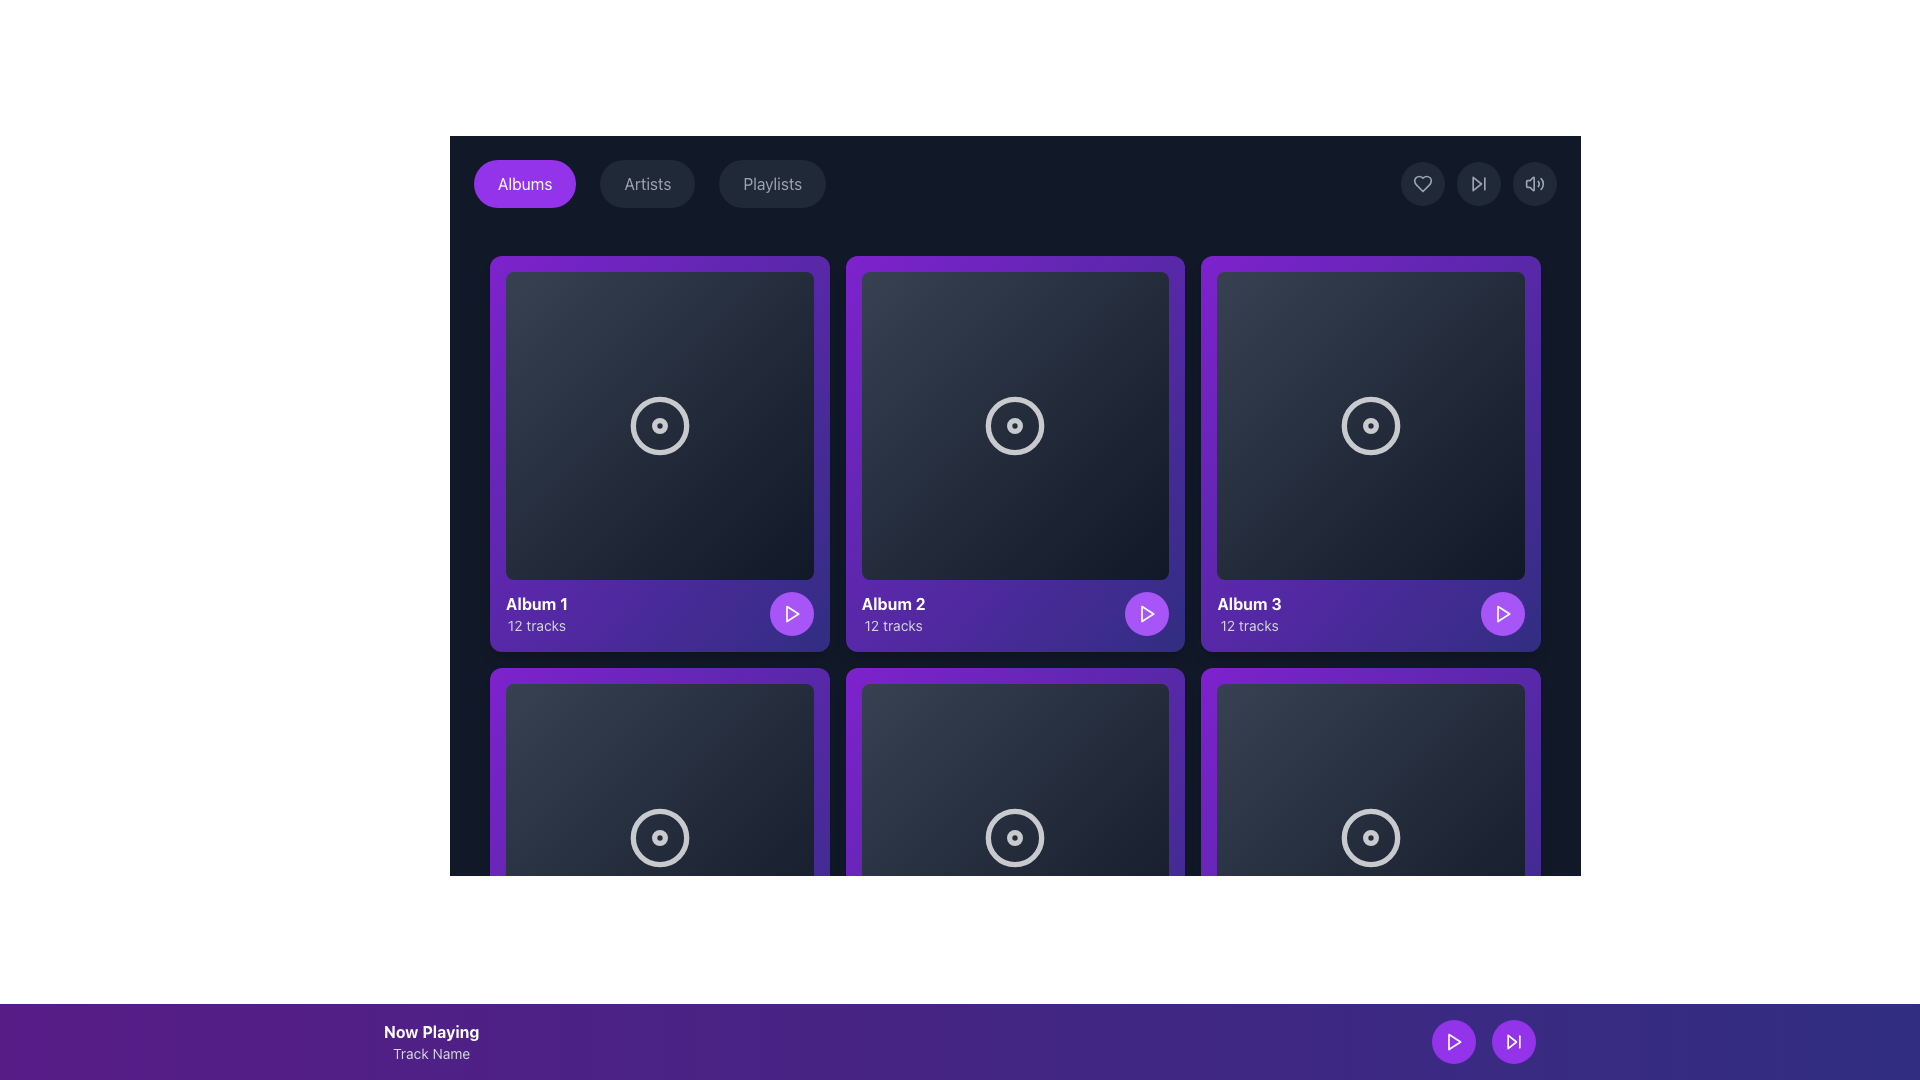 The image size is (1920, 1080). I want to click on the 'Albums' button, which is a horizontally elongated capsule-shaped button with a purple background and white capitalized text, to trigger a hover effect, so click(525, 184).